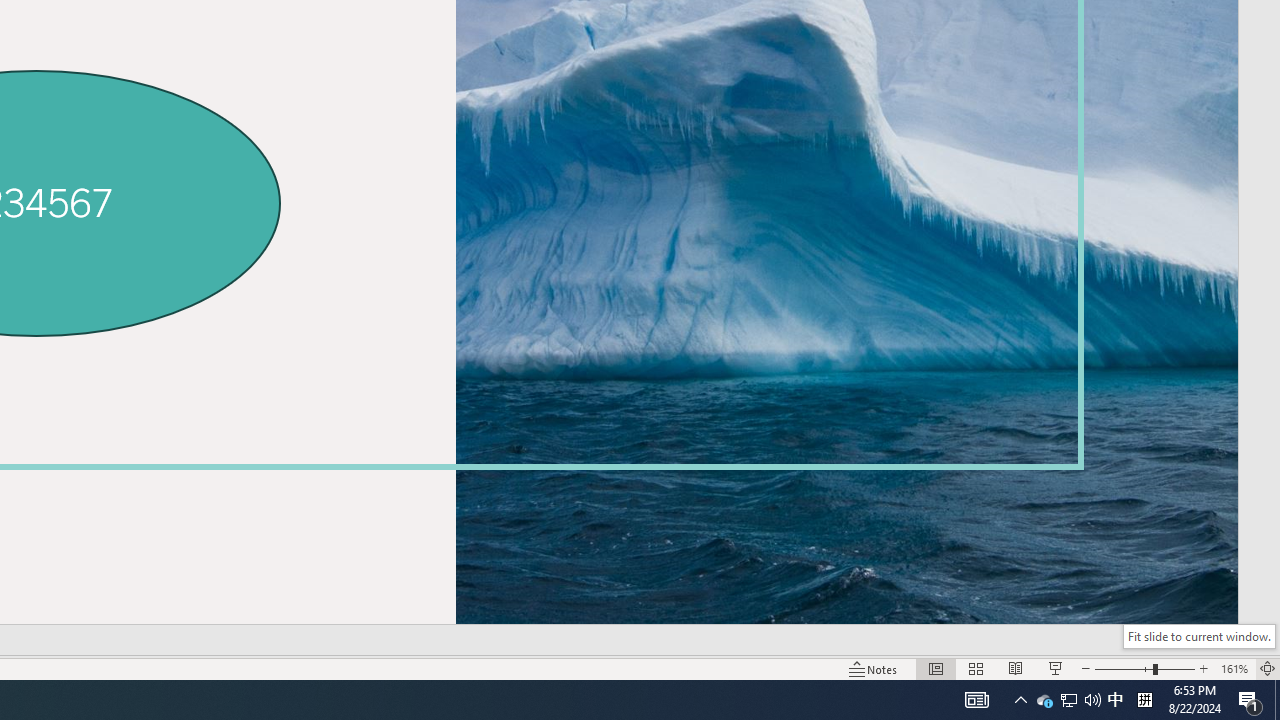 The width and height of the screenshot is (1280, 720). Describe the element at coordinates (1266, 669) in the screenshot. I see `'Zoom to Fit '` at that location.